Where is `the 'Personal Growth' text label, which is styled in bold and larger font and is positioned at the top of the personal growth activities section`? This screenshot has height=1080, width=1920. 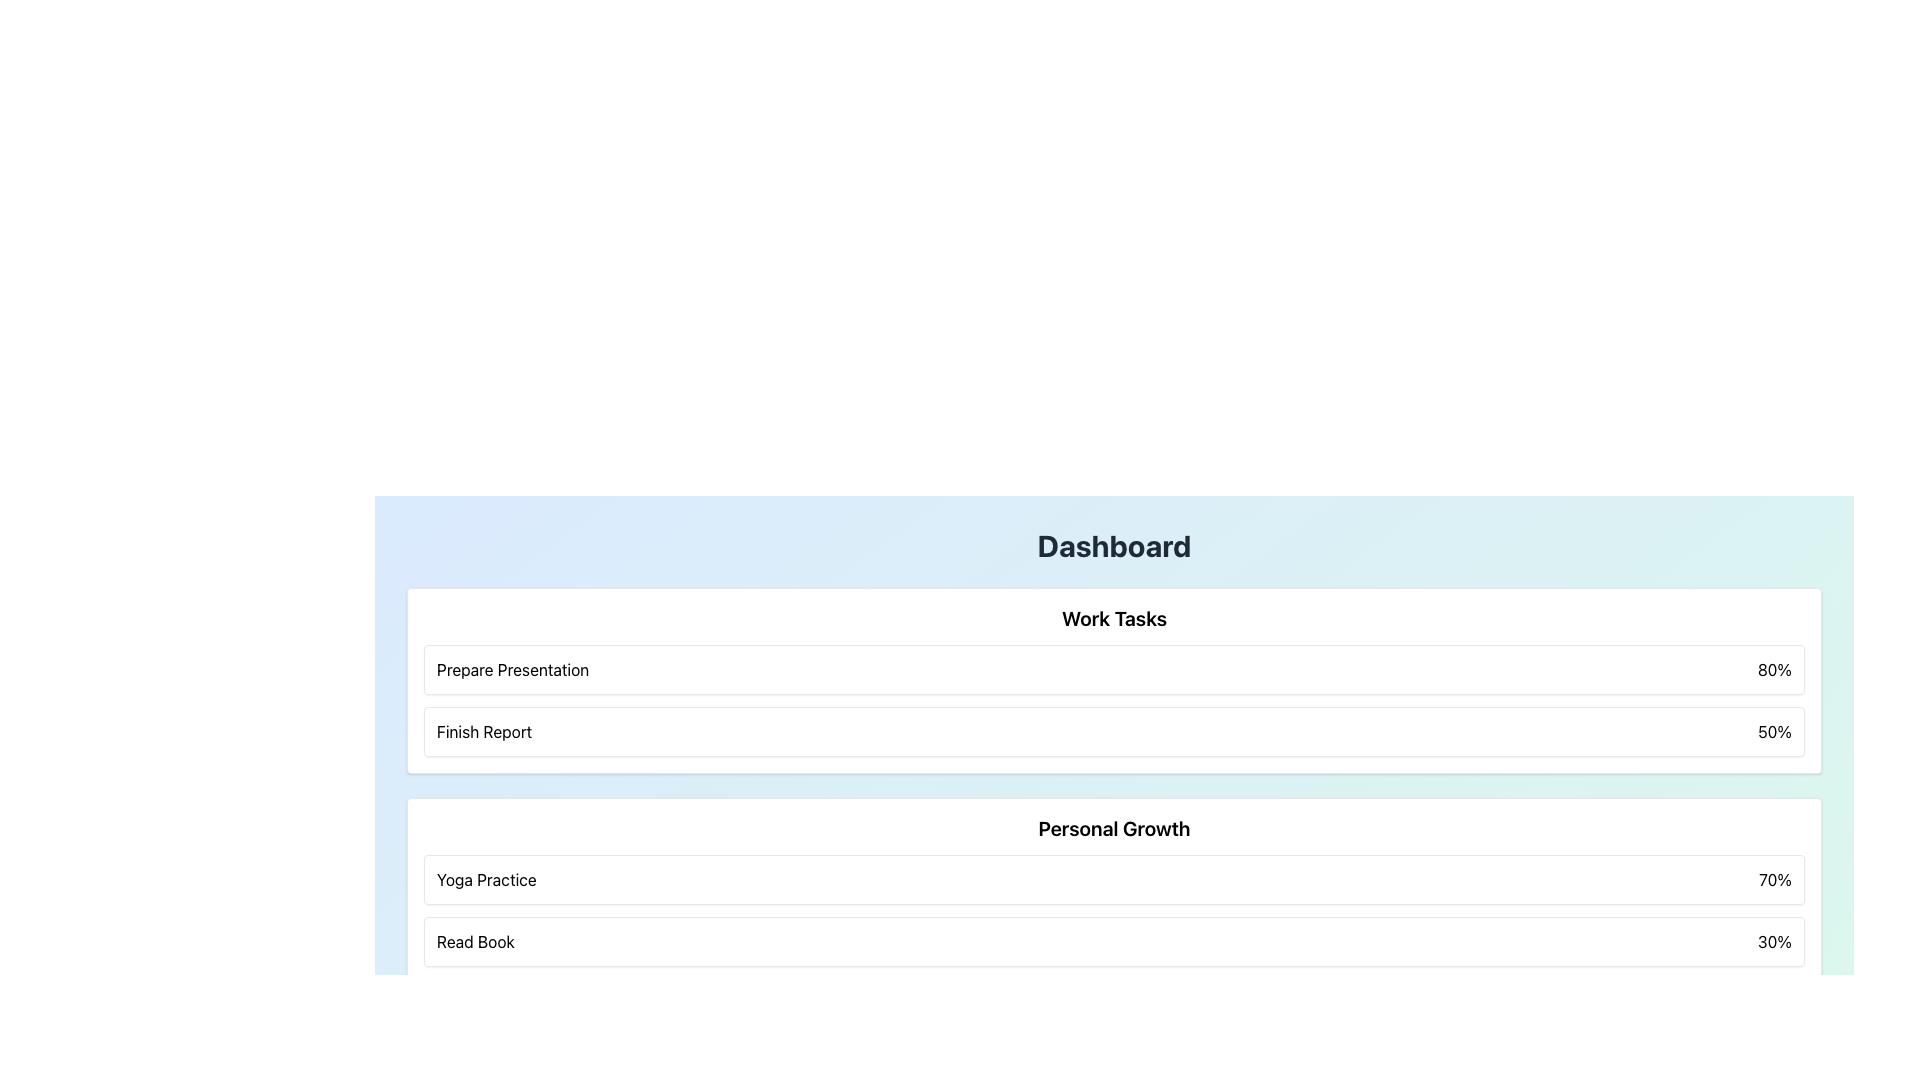
the 'Personal Growth' text label, which is styled in bold and larger font and is positioned at the top of the personal growth activities section is located at coordinates (1113, 829).